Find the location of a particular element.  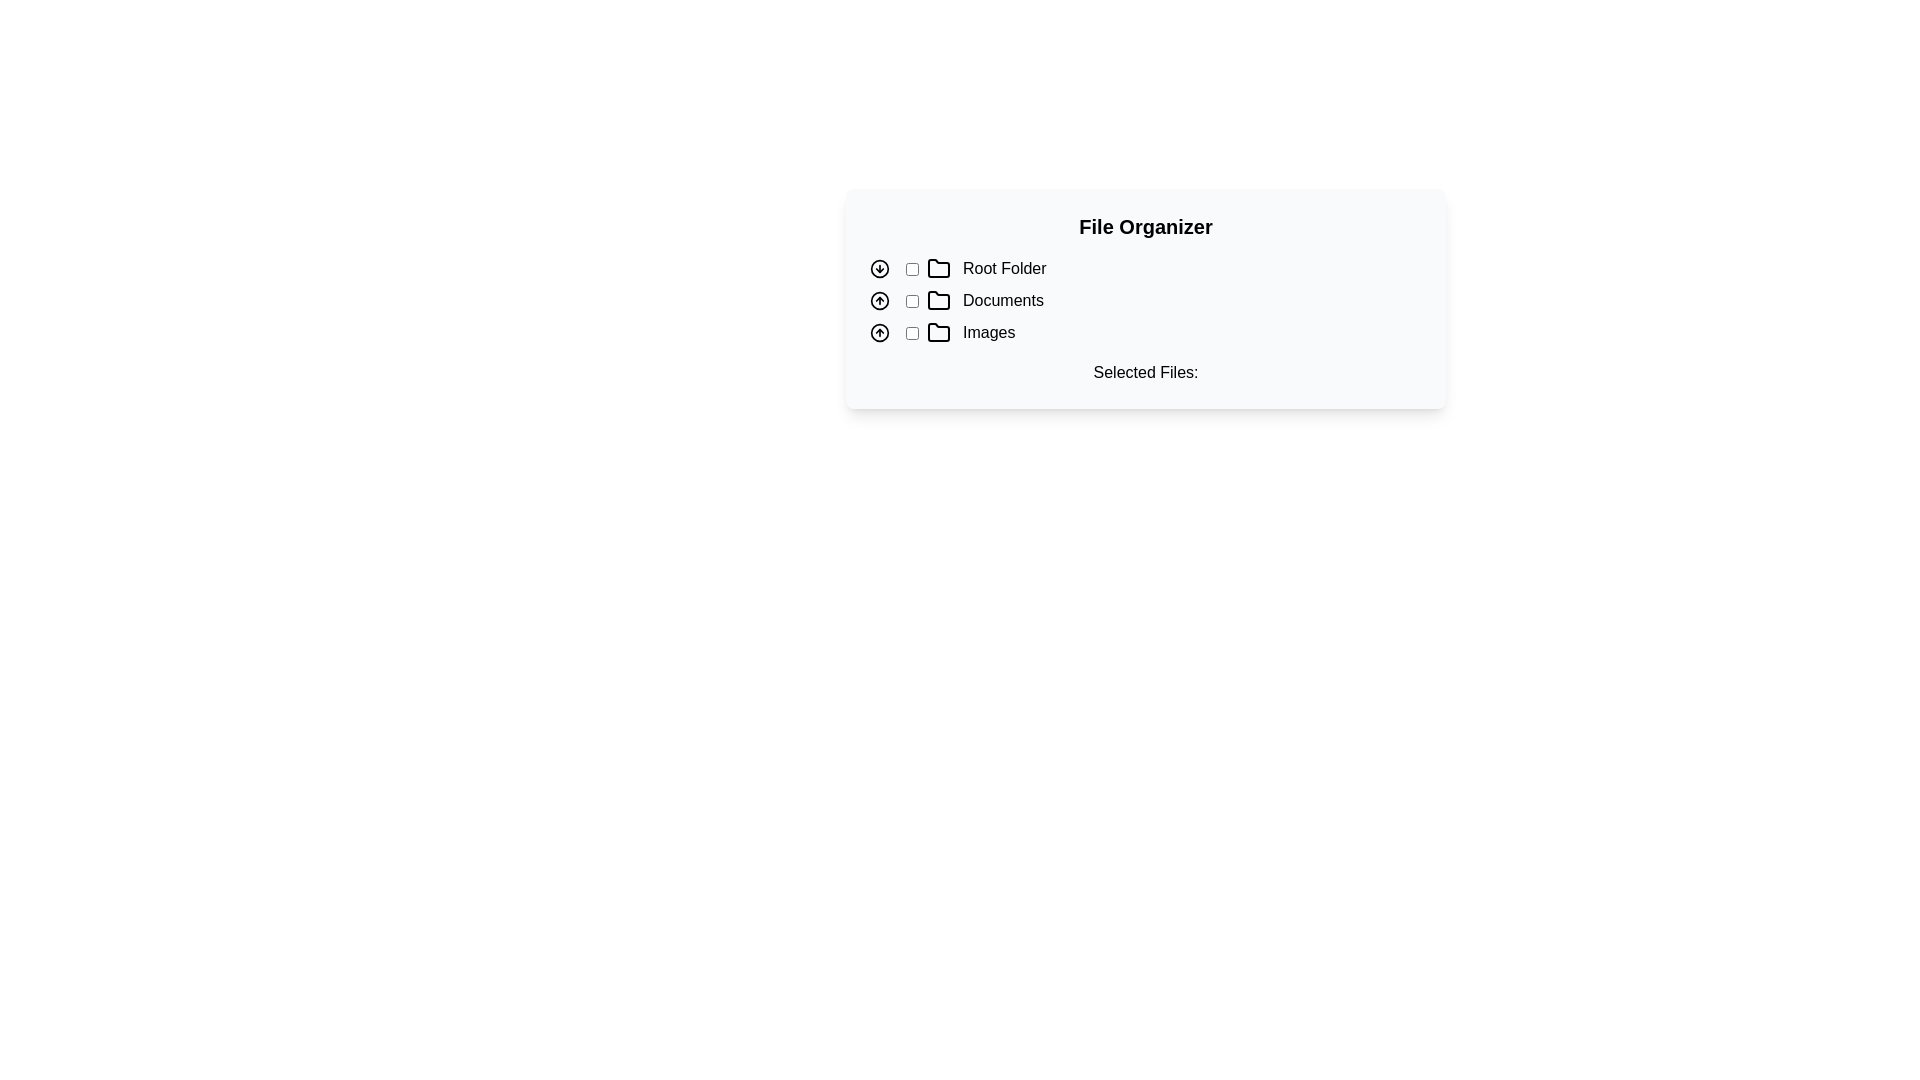

the 'File Organizer' header element, which is styled in bold and larger font, located at the top of the panel is located at coordinates (1146, 226).